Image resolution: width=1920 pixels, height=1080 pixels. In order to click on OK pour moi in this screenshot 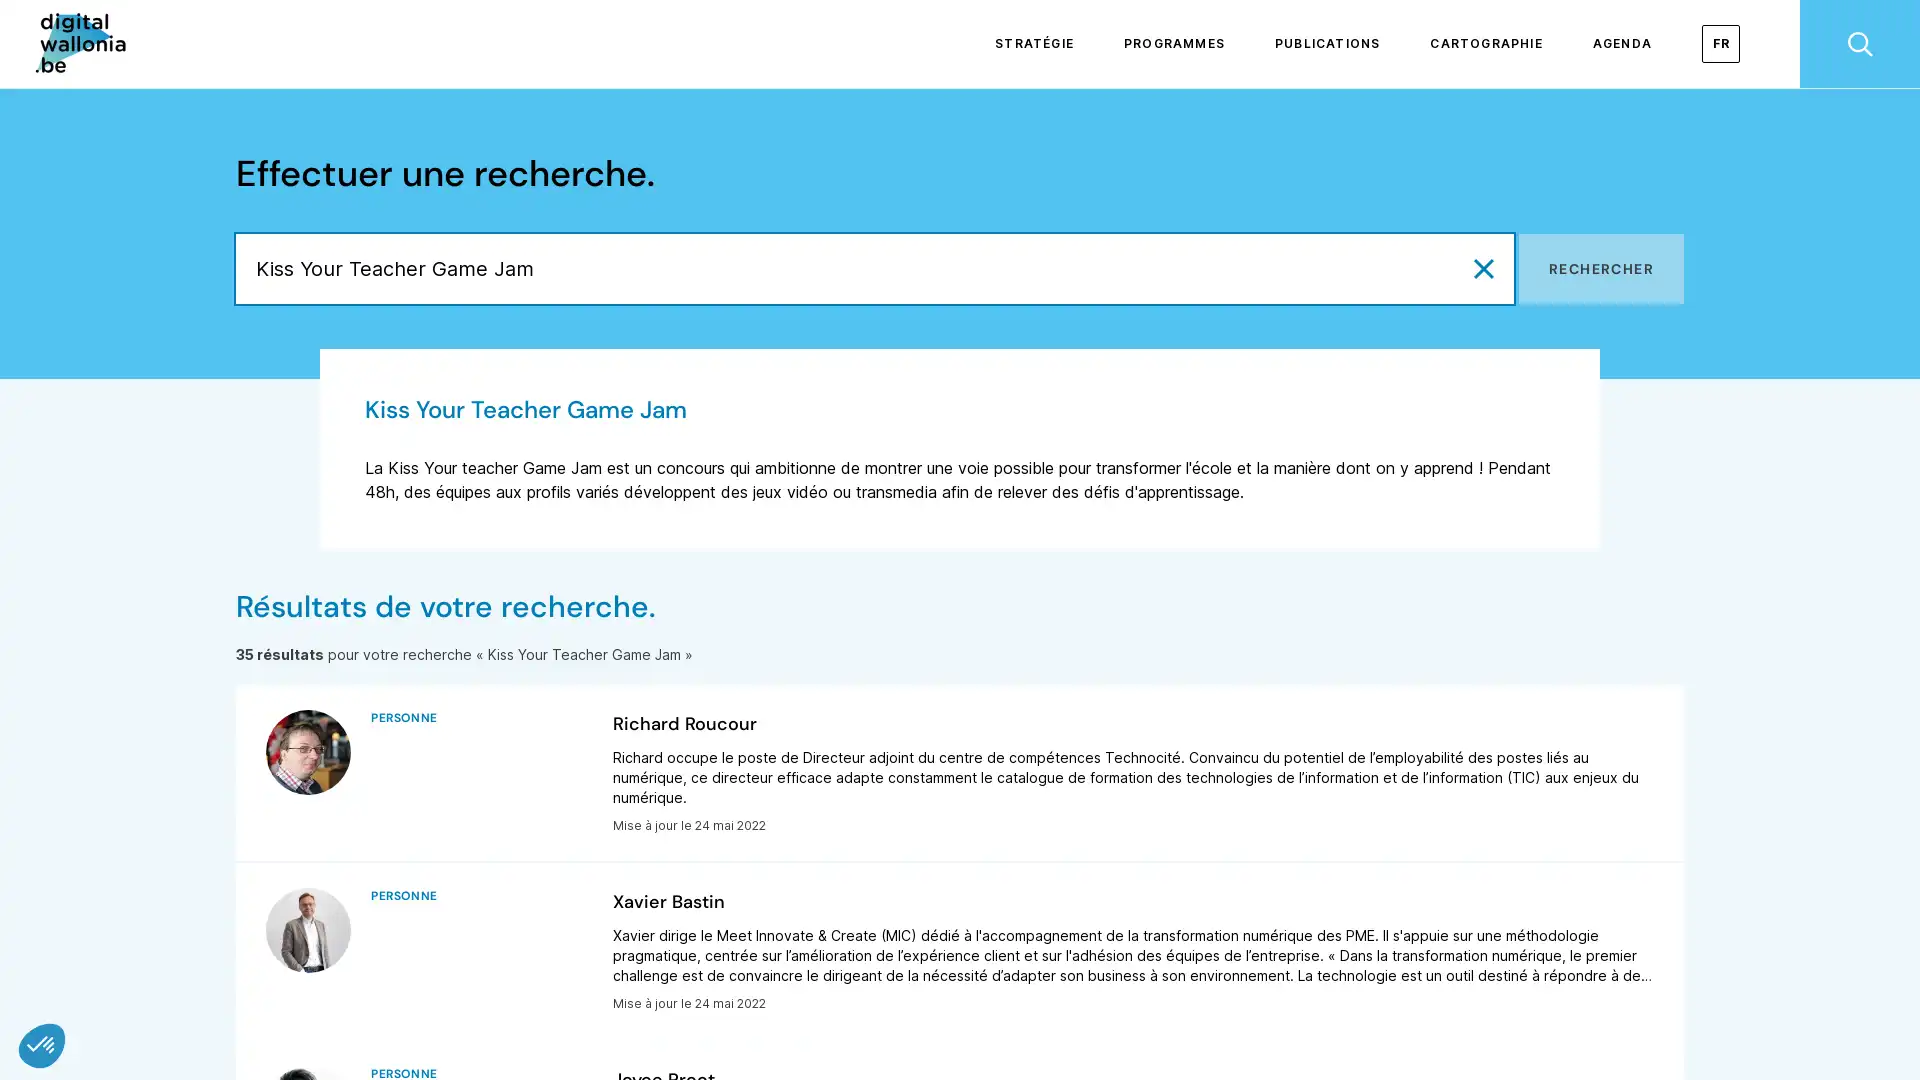, I will do `click(369, 978)`.